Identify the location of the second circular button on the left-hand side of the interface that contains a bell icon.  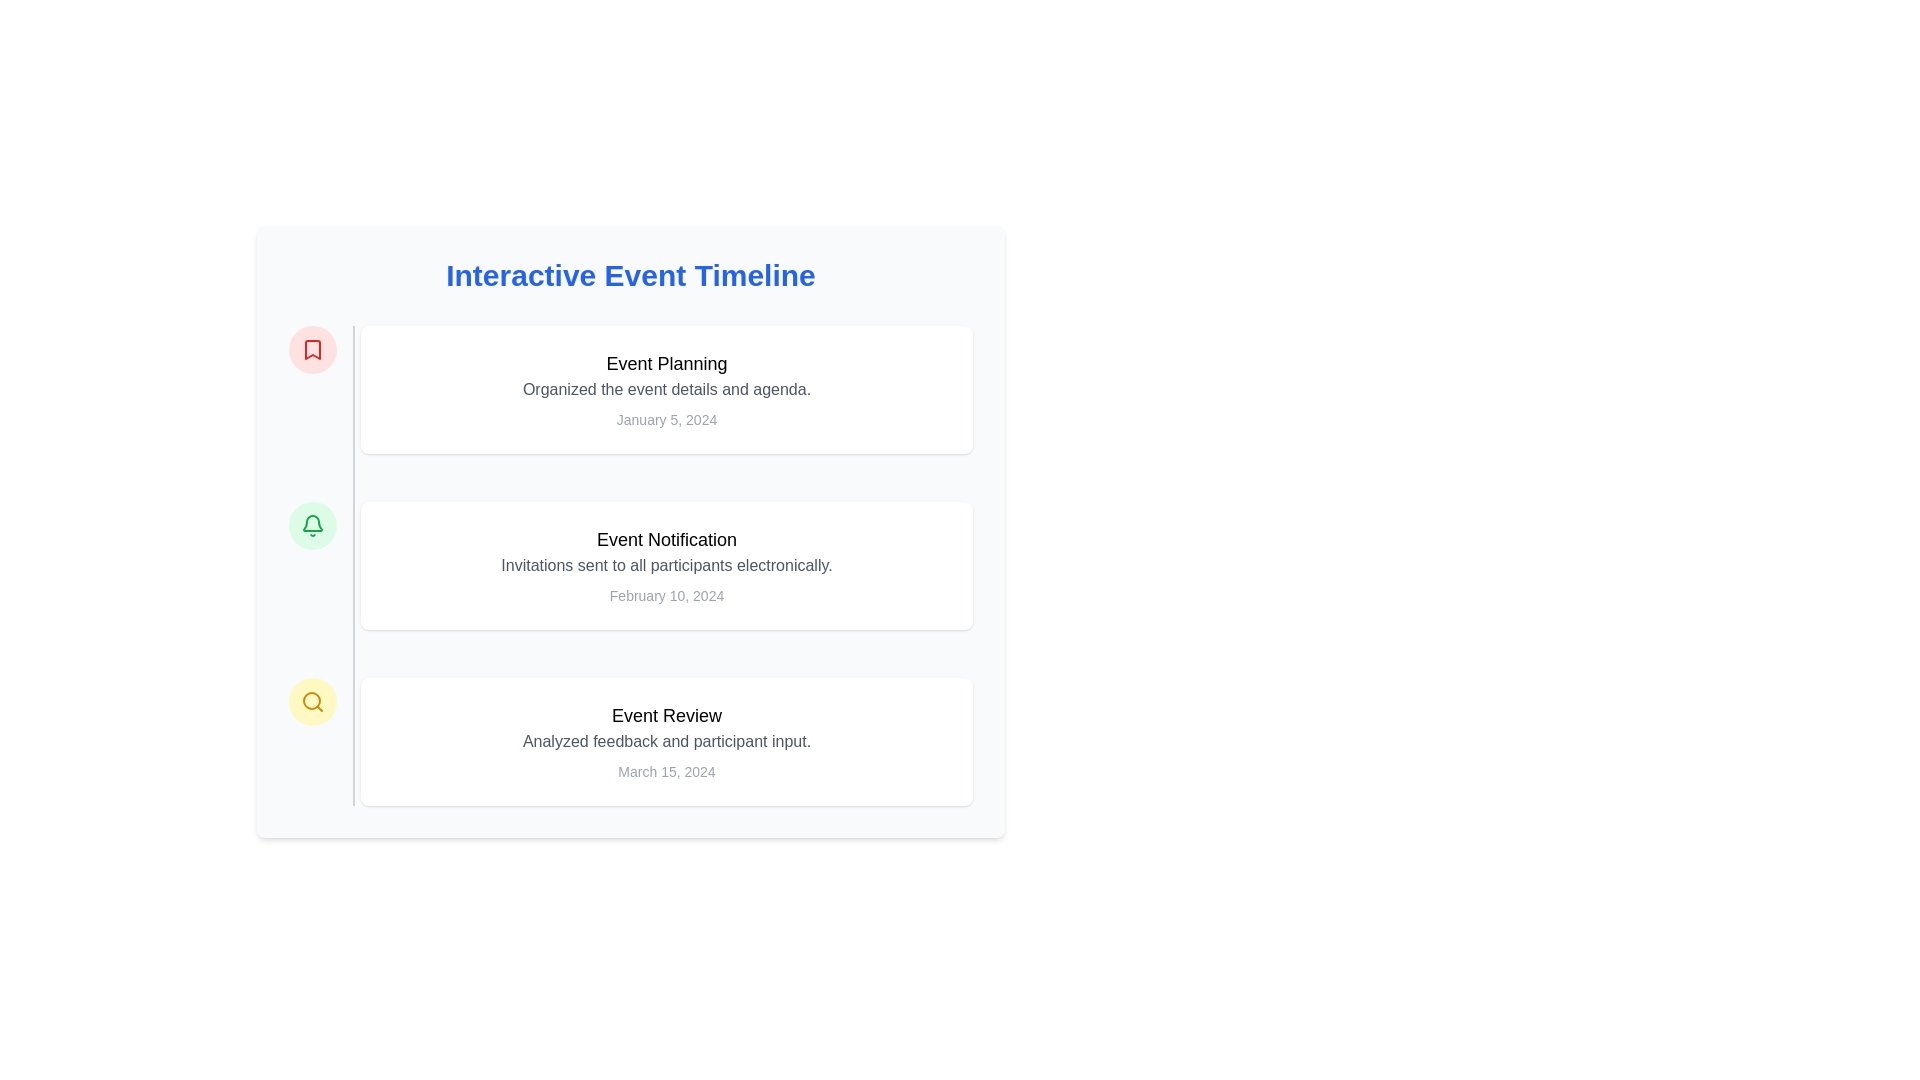
(311, 524).